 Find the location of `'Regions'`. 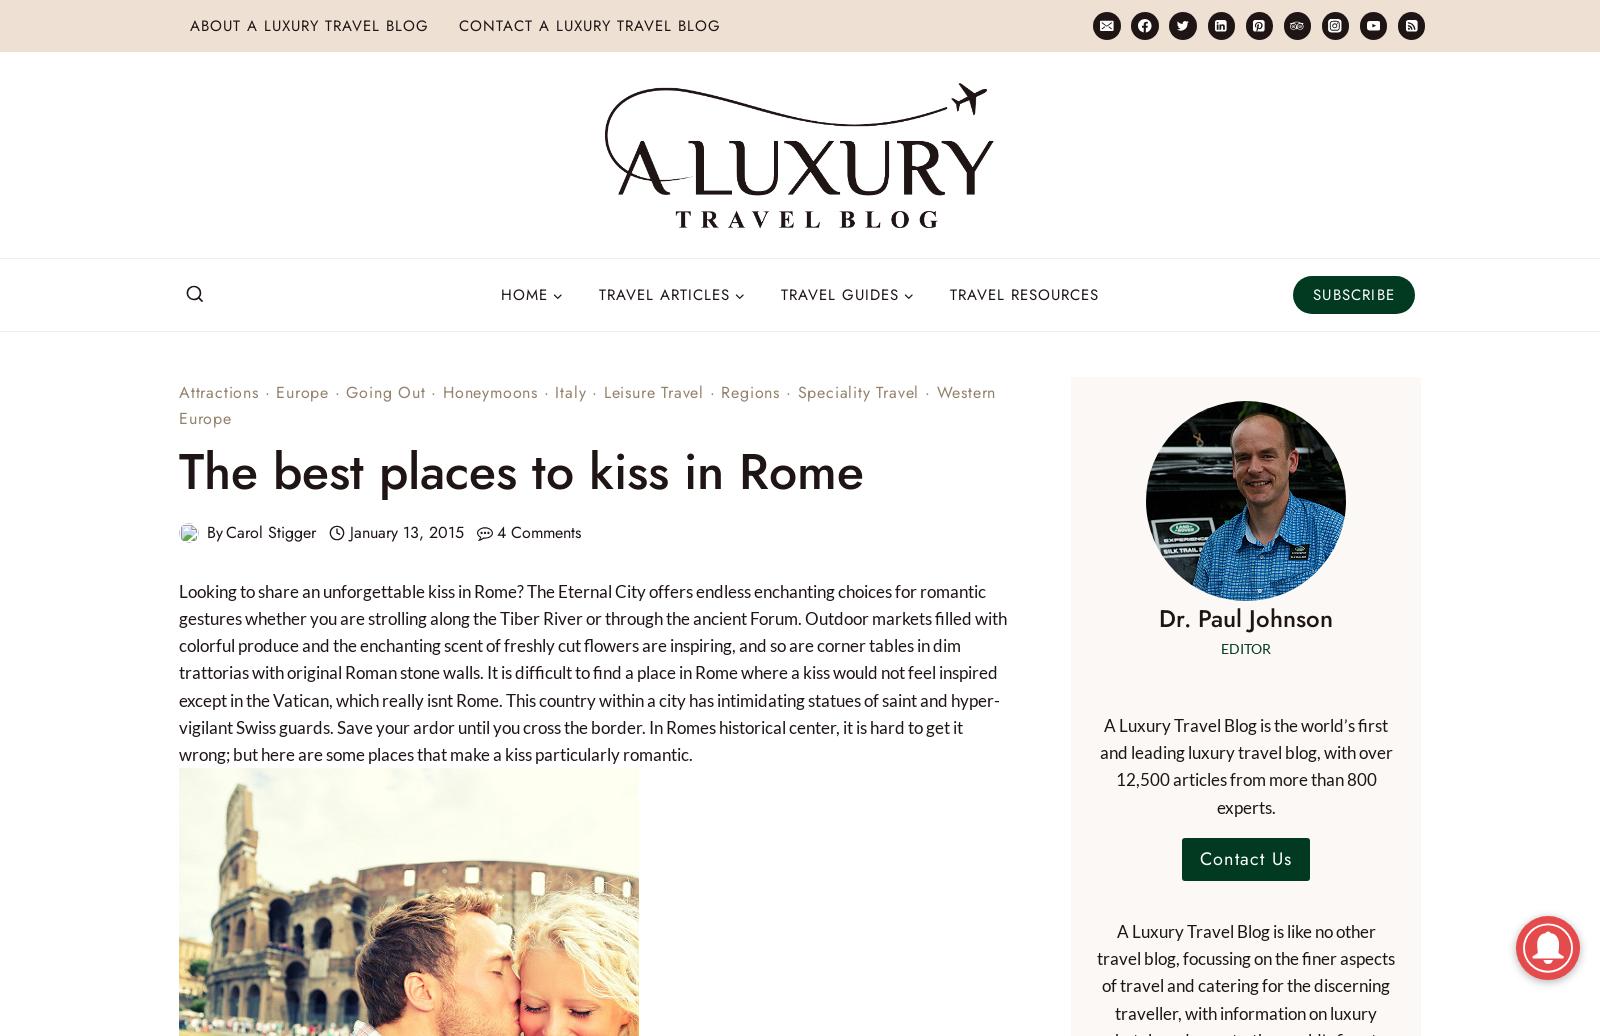

'Regions' is located at coordinates (750, 392).